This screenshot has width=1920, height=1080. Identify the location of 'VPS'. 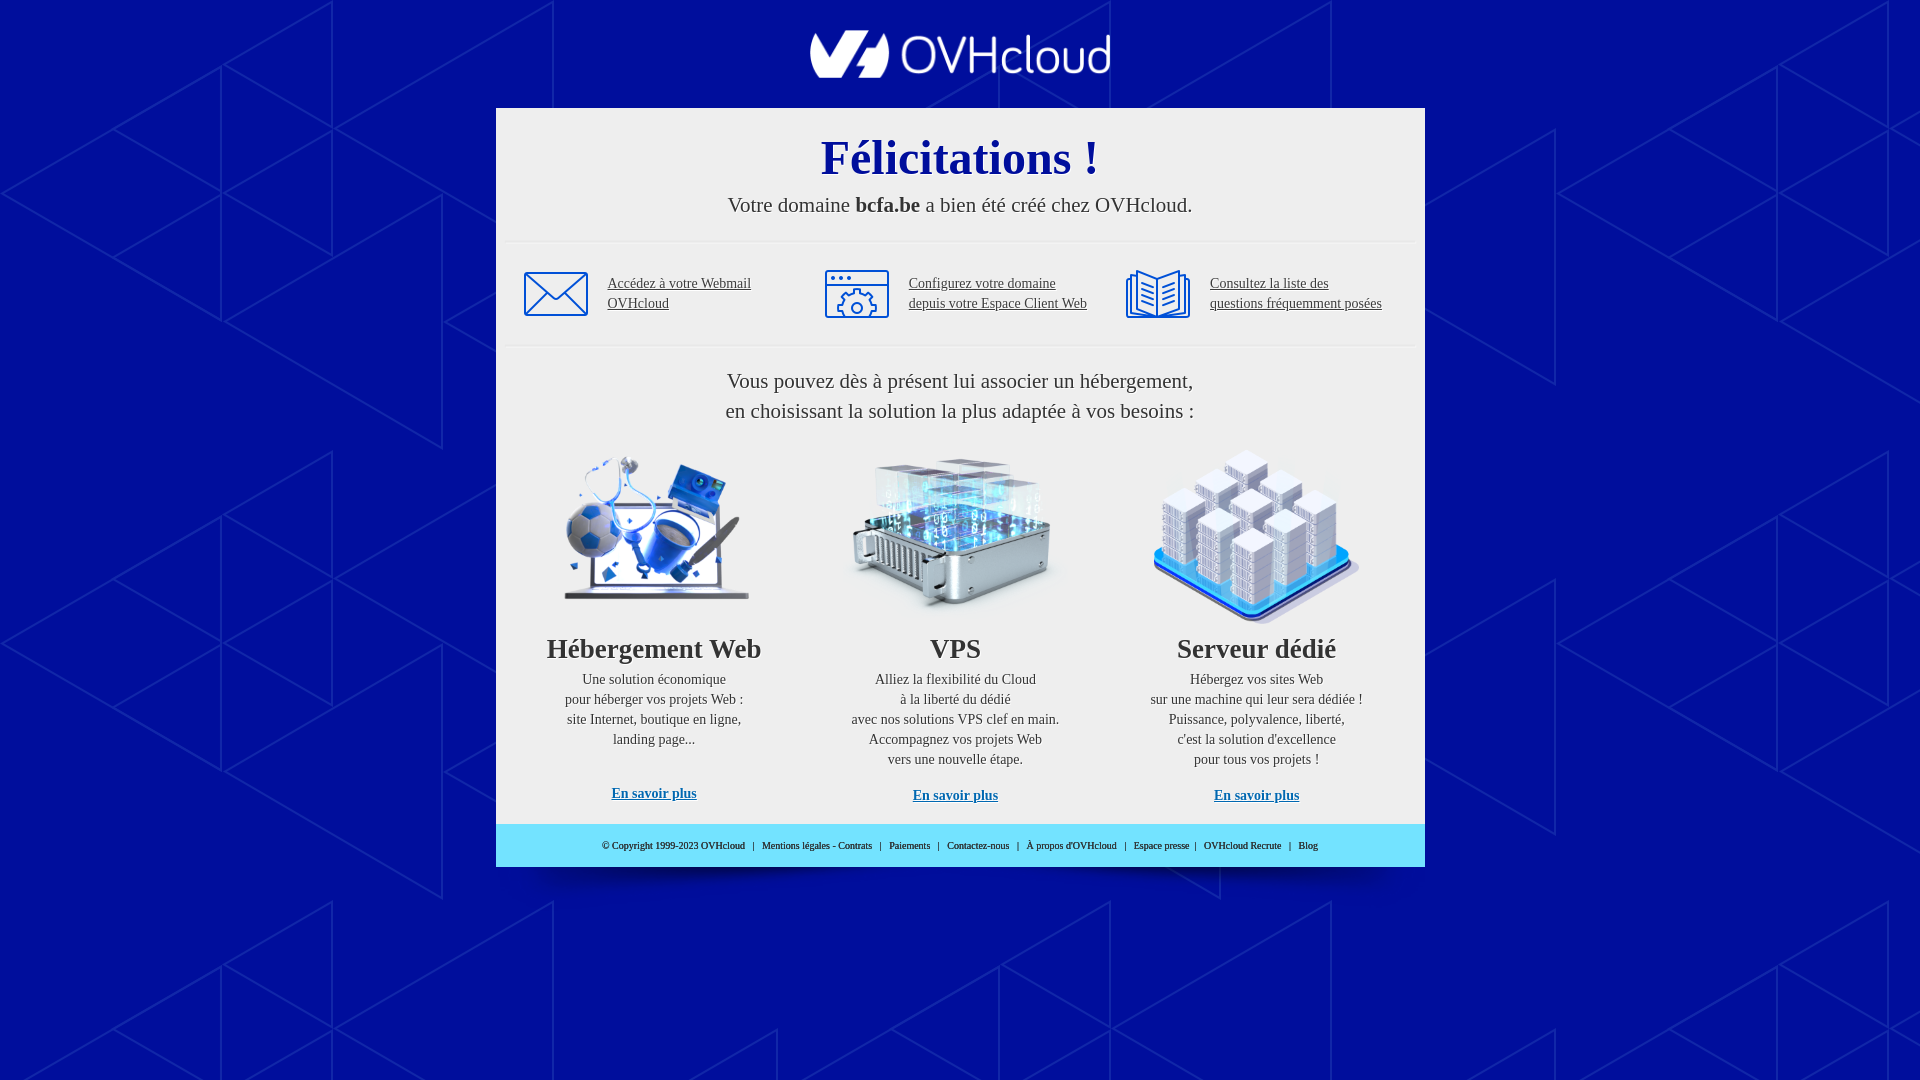
(954, 618).